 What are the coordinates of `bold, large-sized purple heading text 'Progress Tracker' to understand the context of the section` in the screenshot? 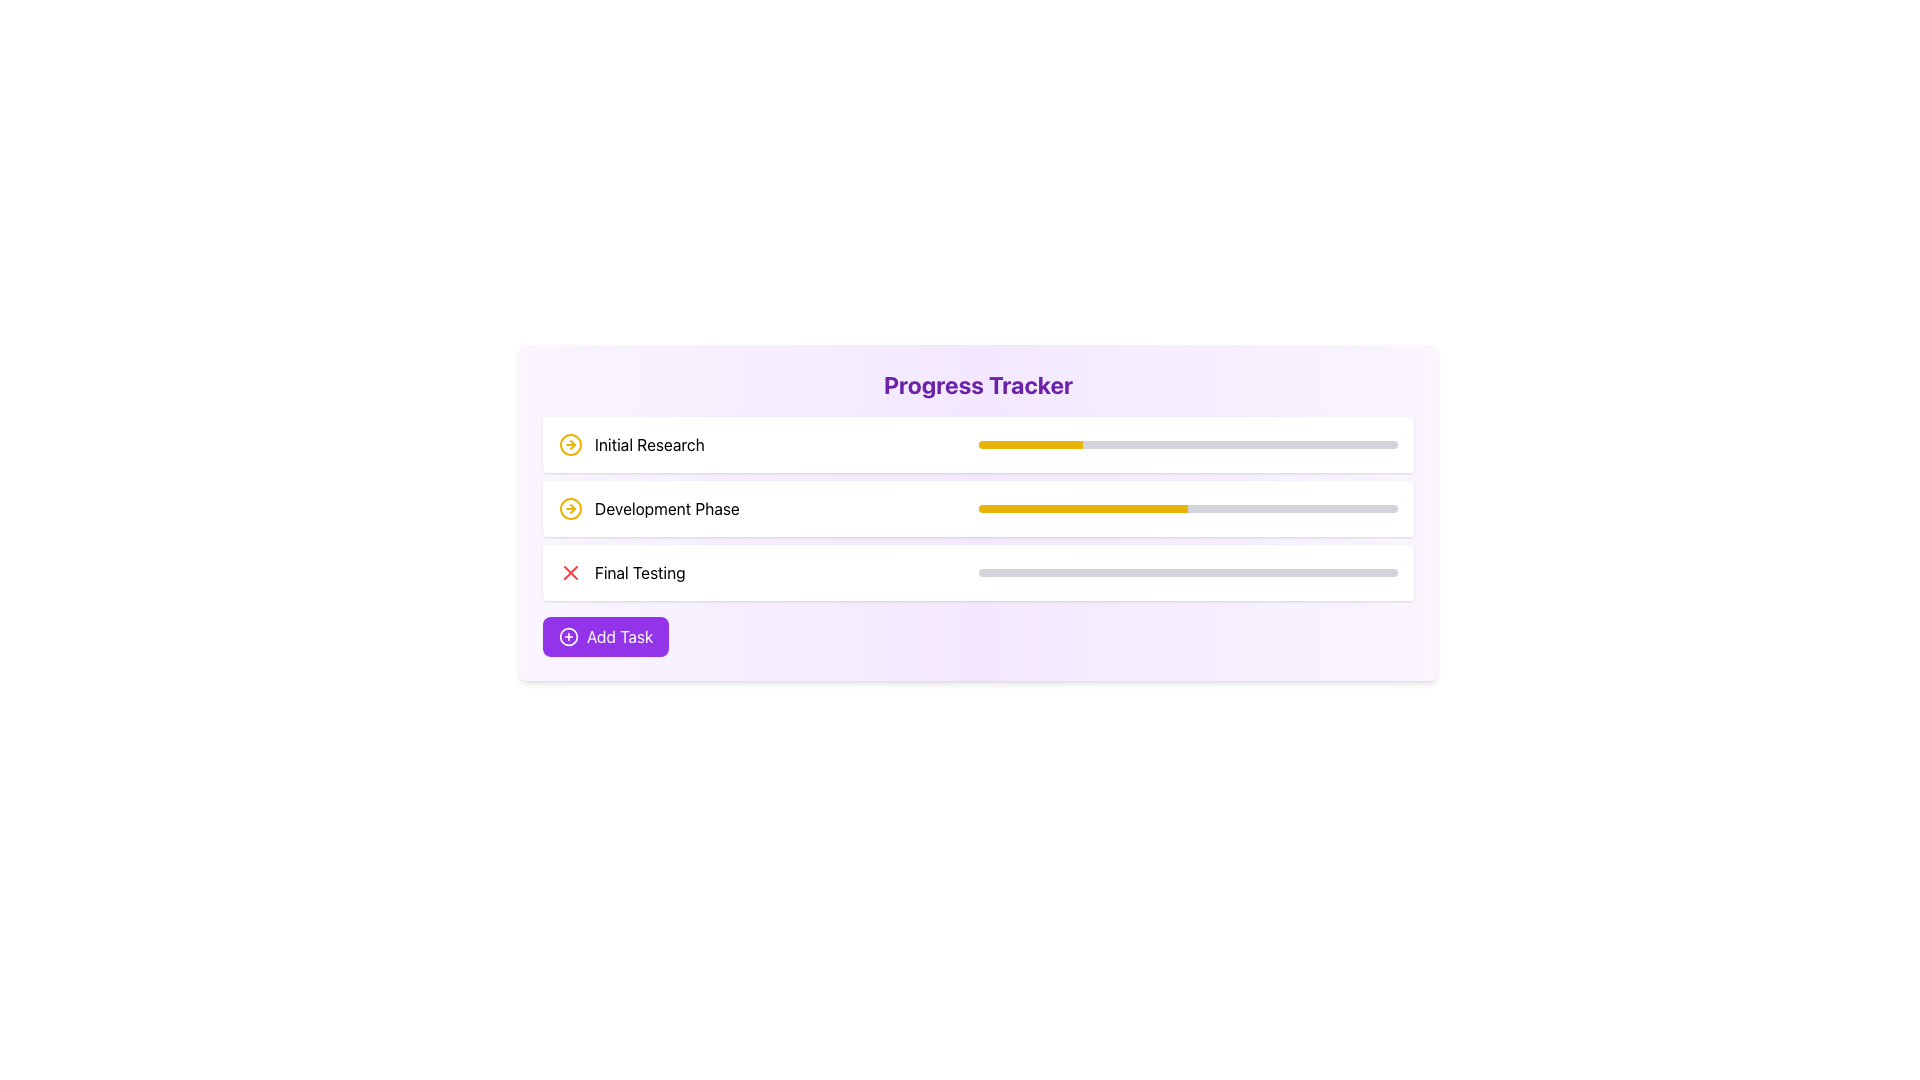 It's located at (978, 385).